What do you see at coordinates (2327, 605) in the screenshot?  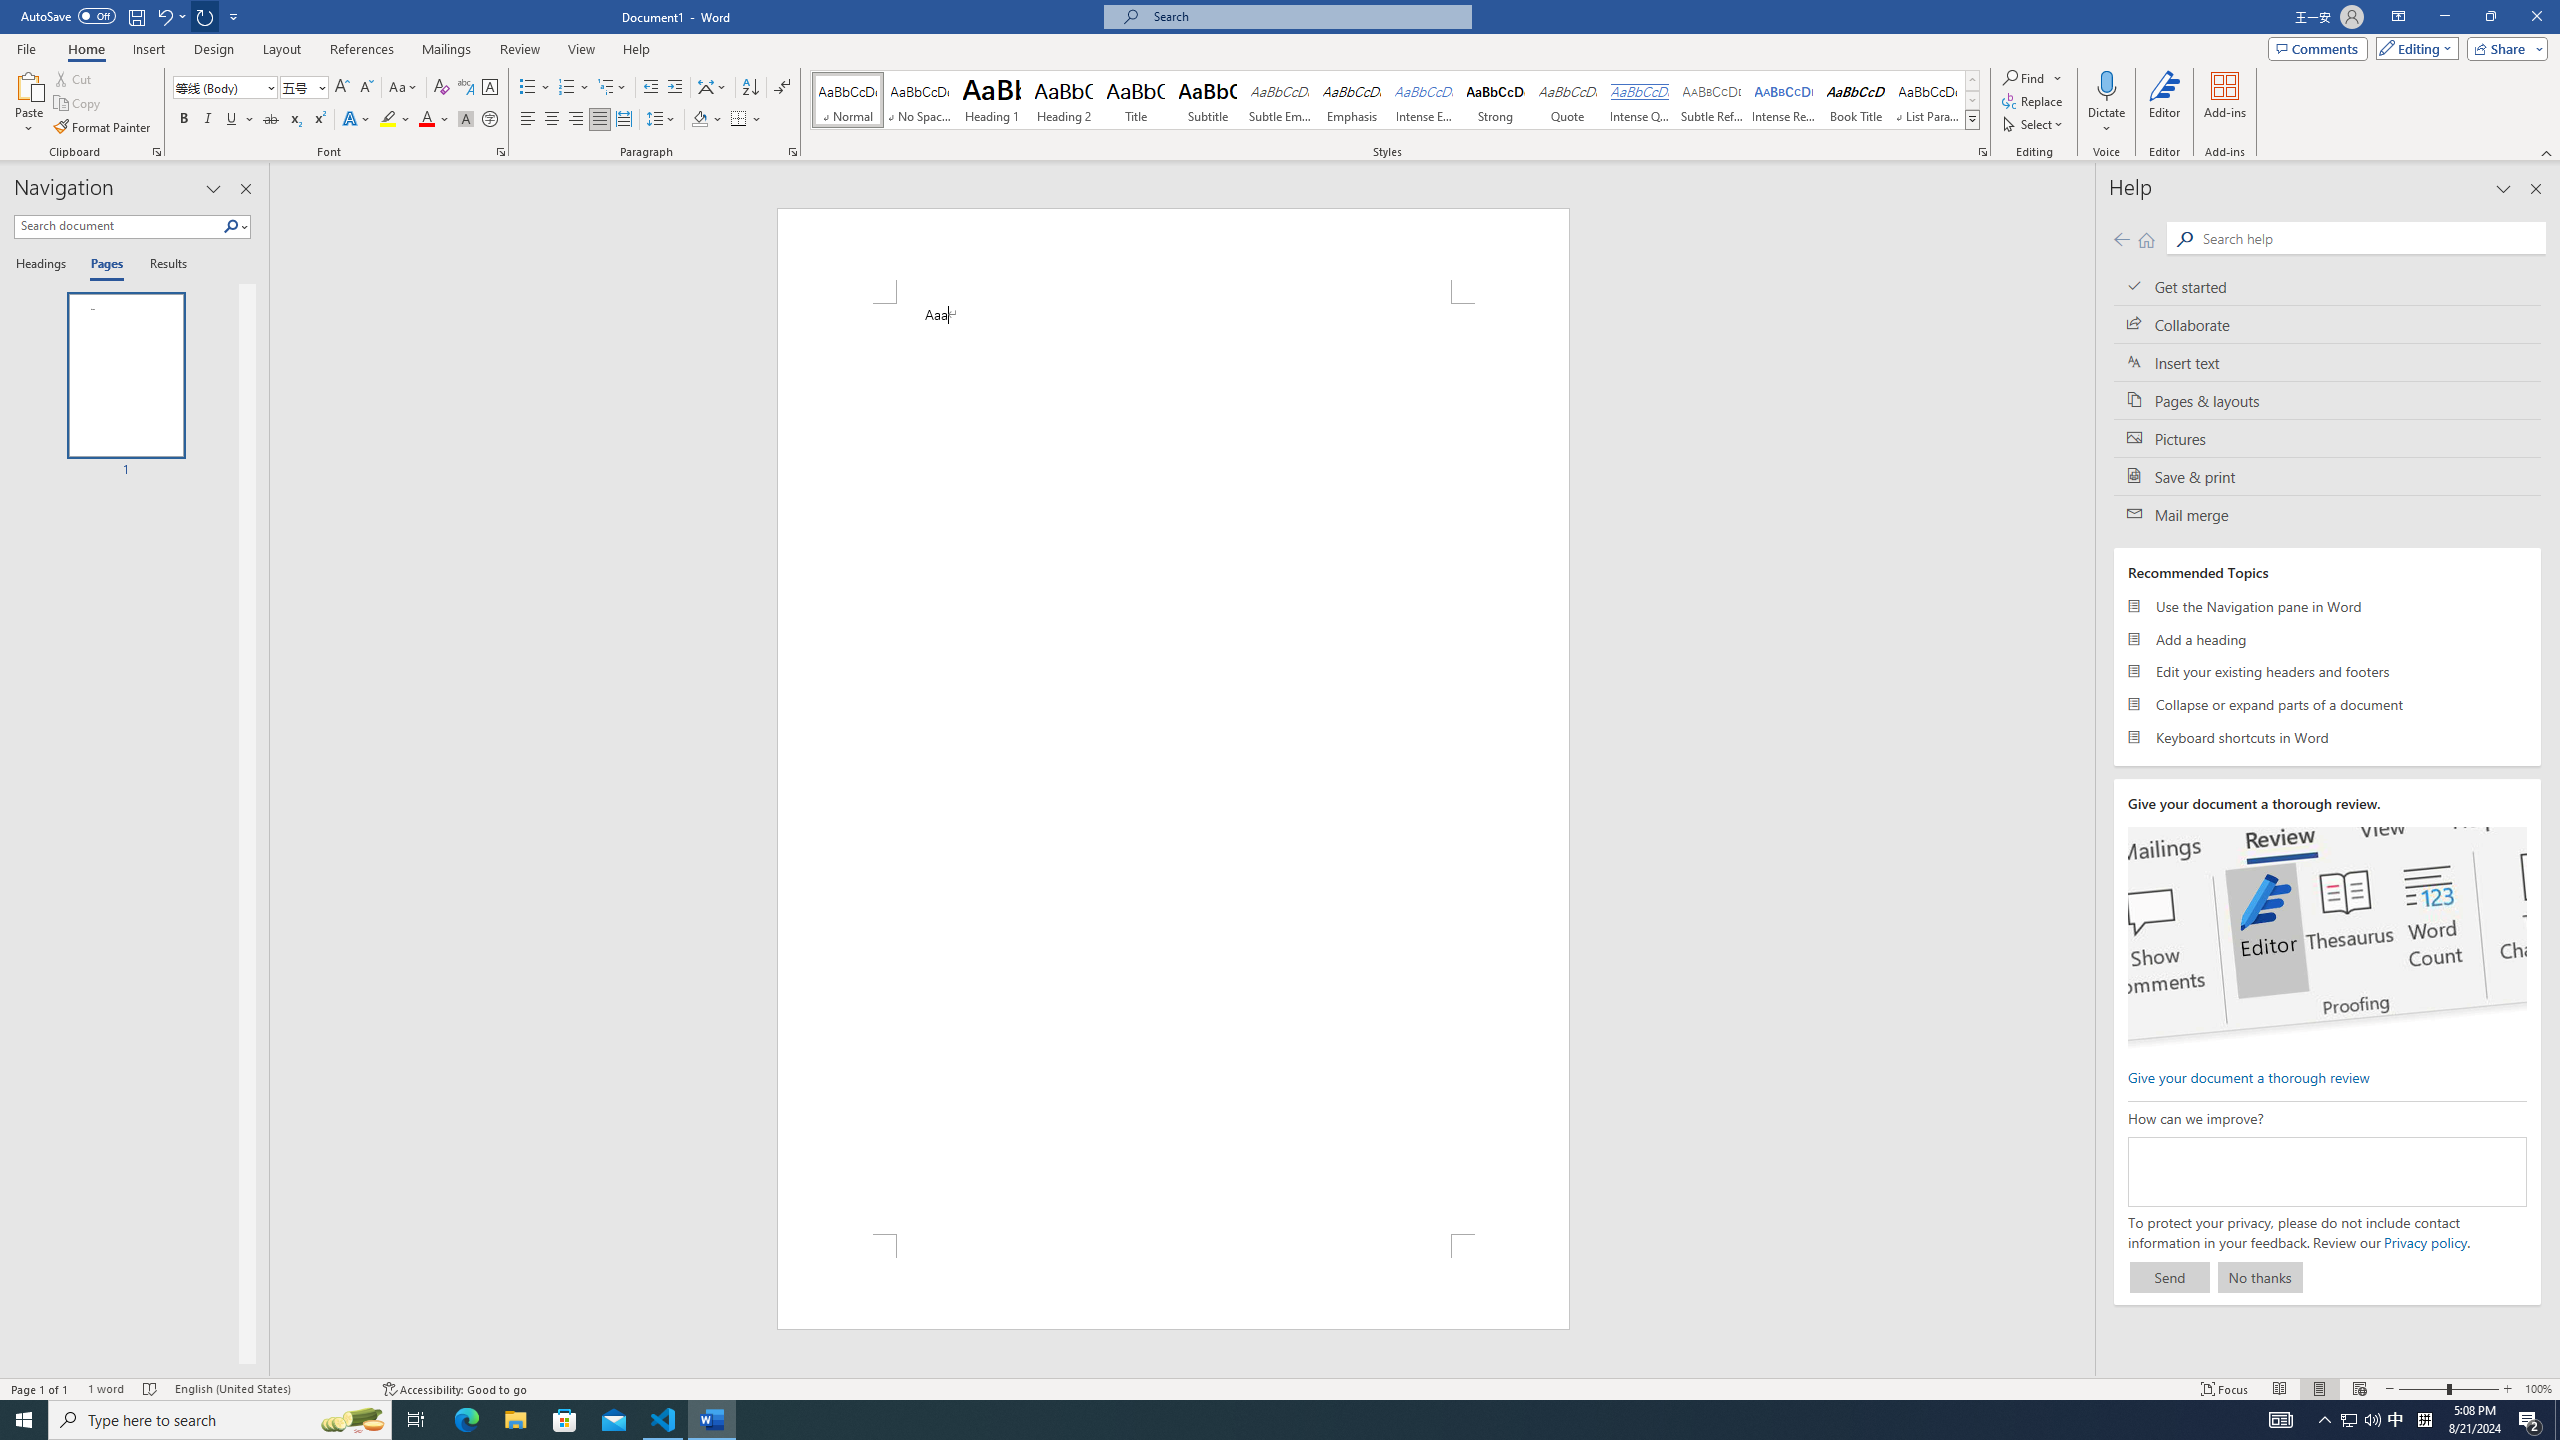 I see `'Use the Navigation pane in Word'` at bounding box center [2327, 605].